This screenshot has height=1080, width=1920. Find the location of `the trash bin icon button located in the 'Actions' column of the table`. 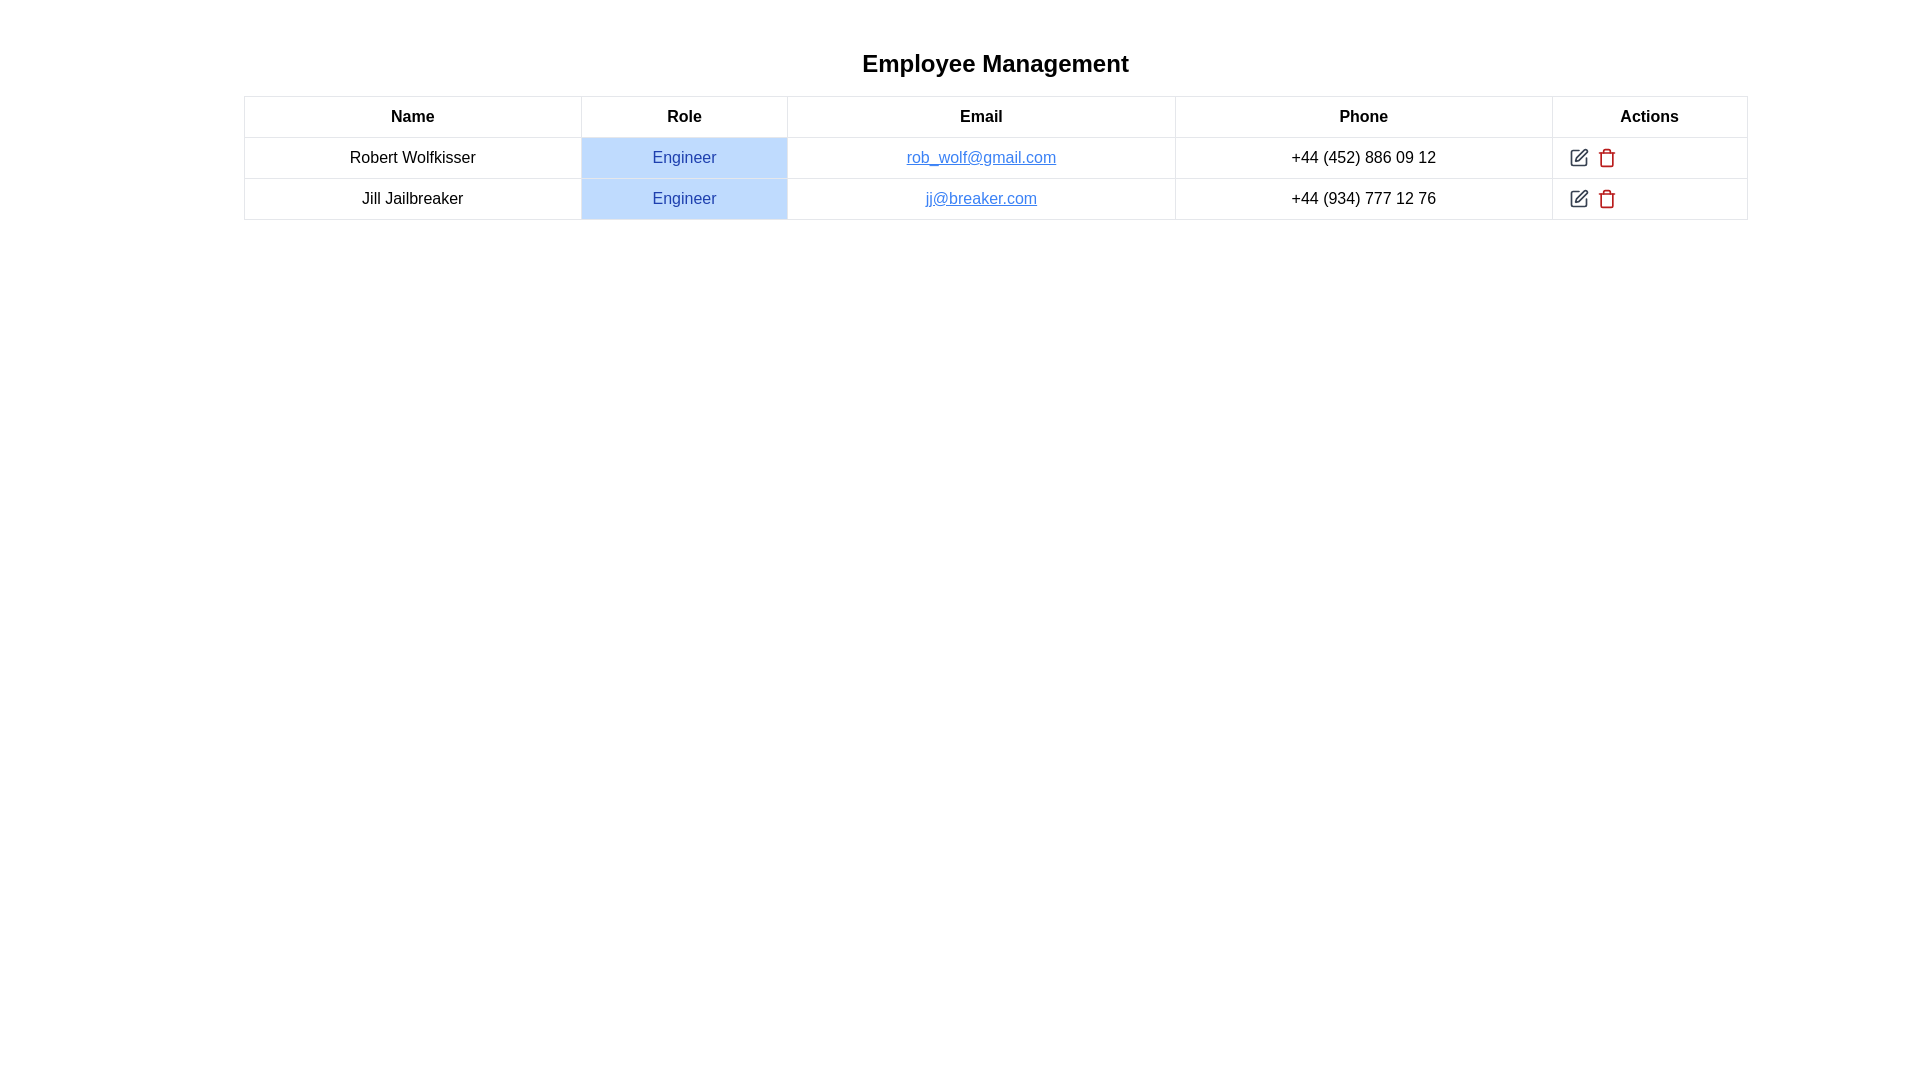

the trash bin icon button located in the 'Actions' column of the table is located at coordinates (1606, 199).